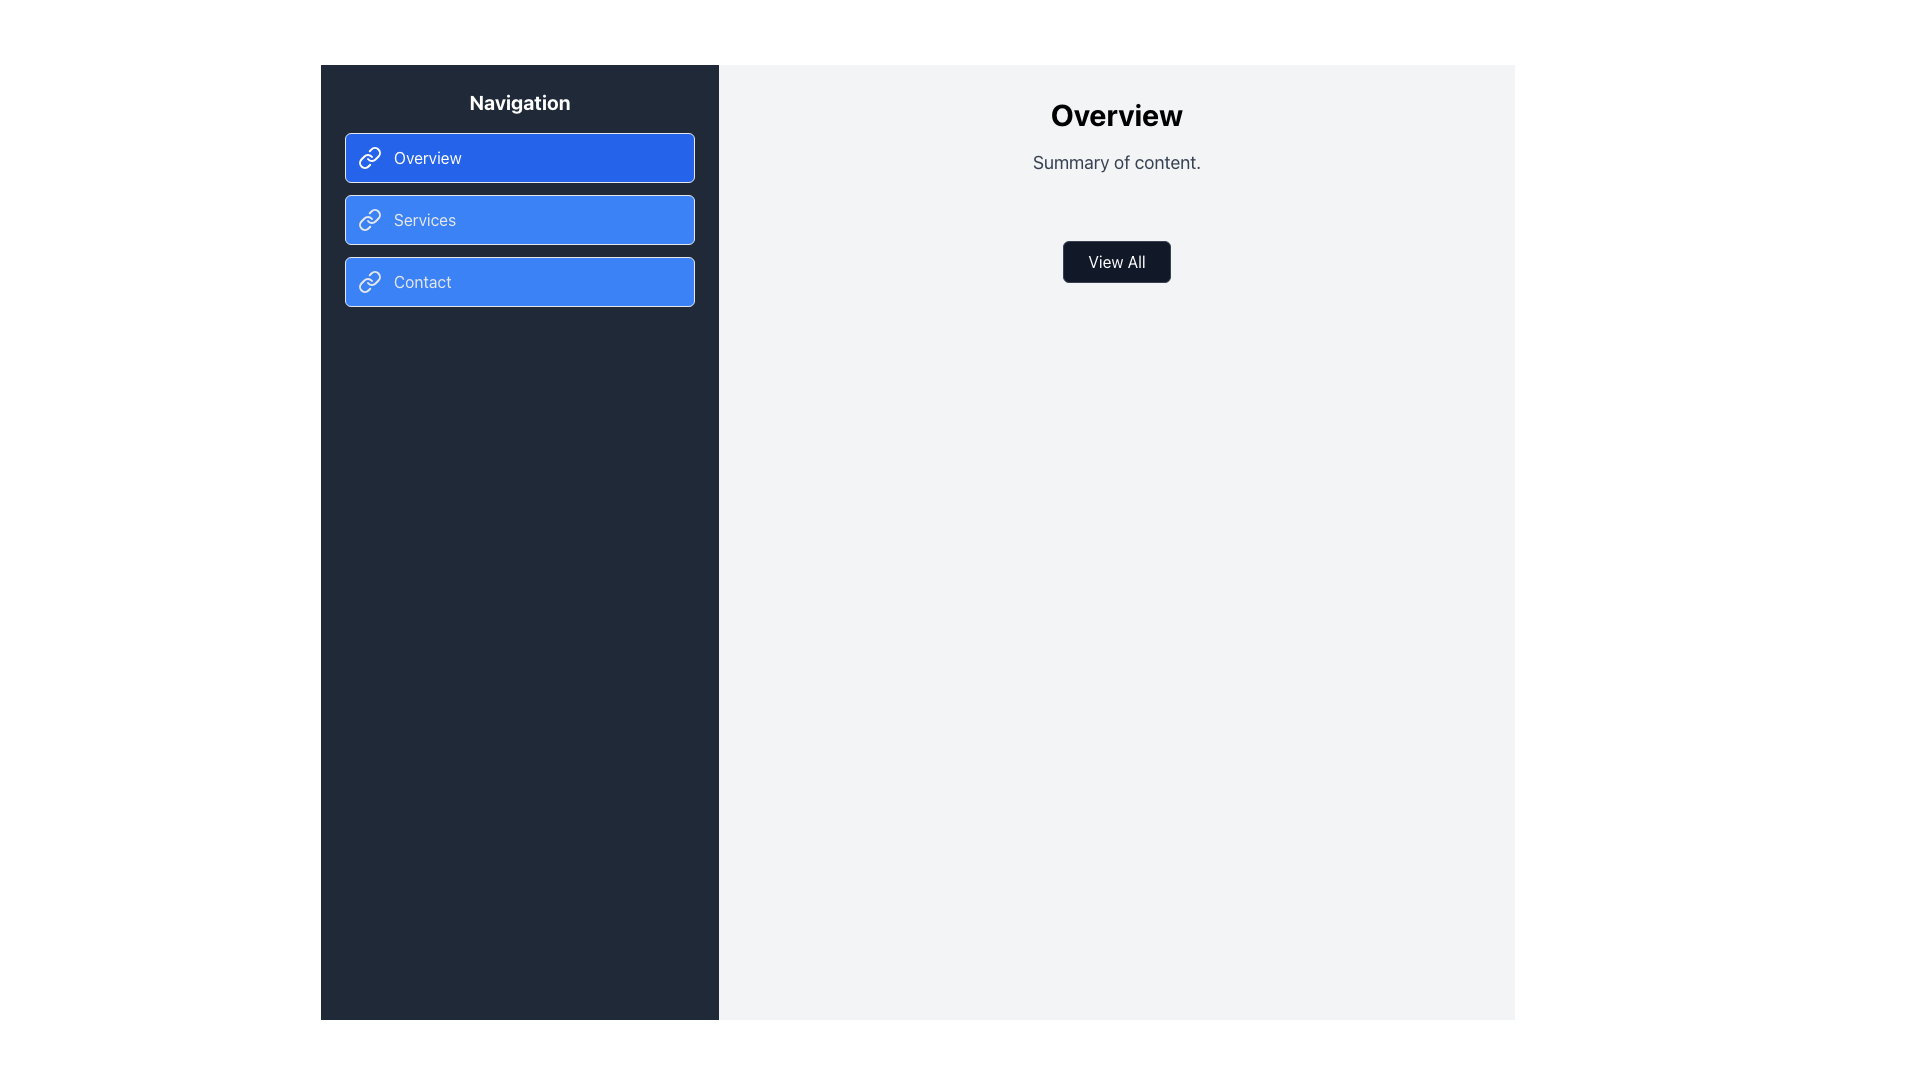 The width and height of the screenshot is (1920, 1080). I want to click on the 'Services' navigation button located in the left-side navigation panel, so click(519, 219).